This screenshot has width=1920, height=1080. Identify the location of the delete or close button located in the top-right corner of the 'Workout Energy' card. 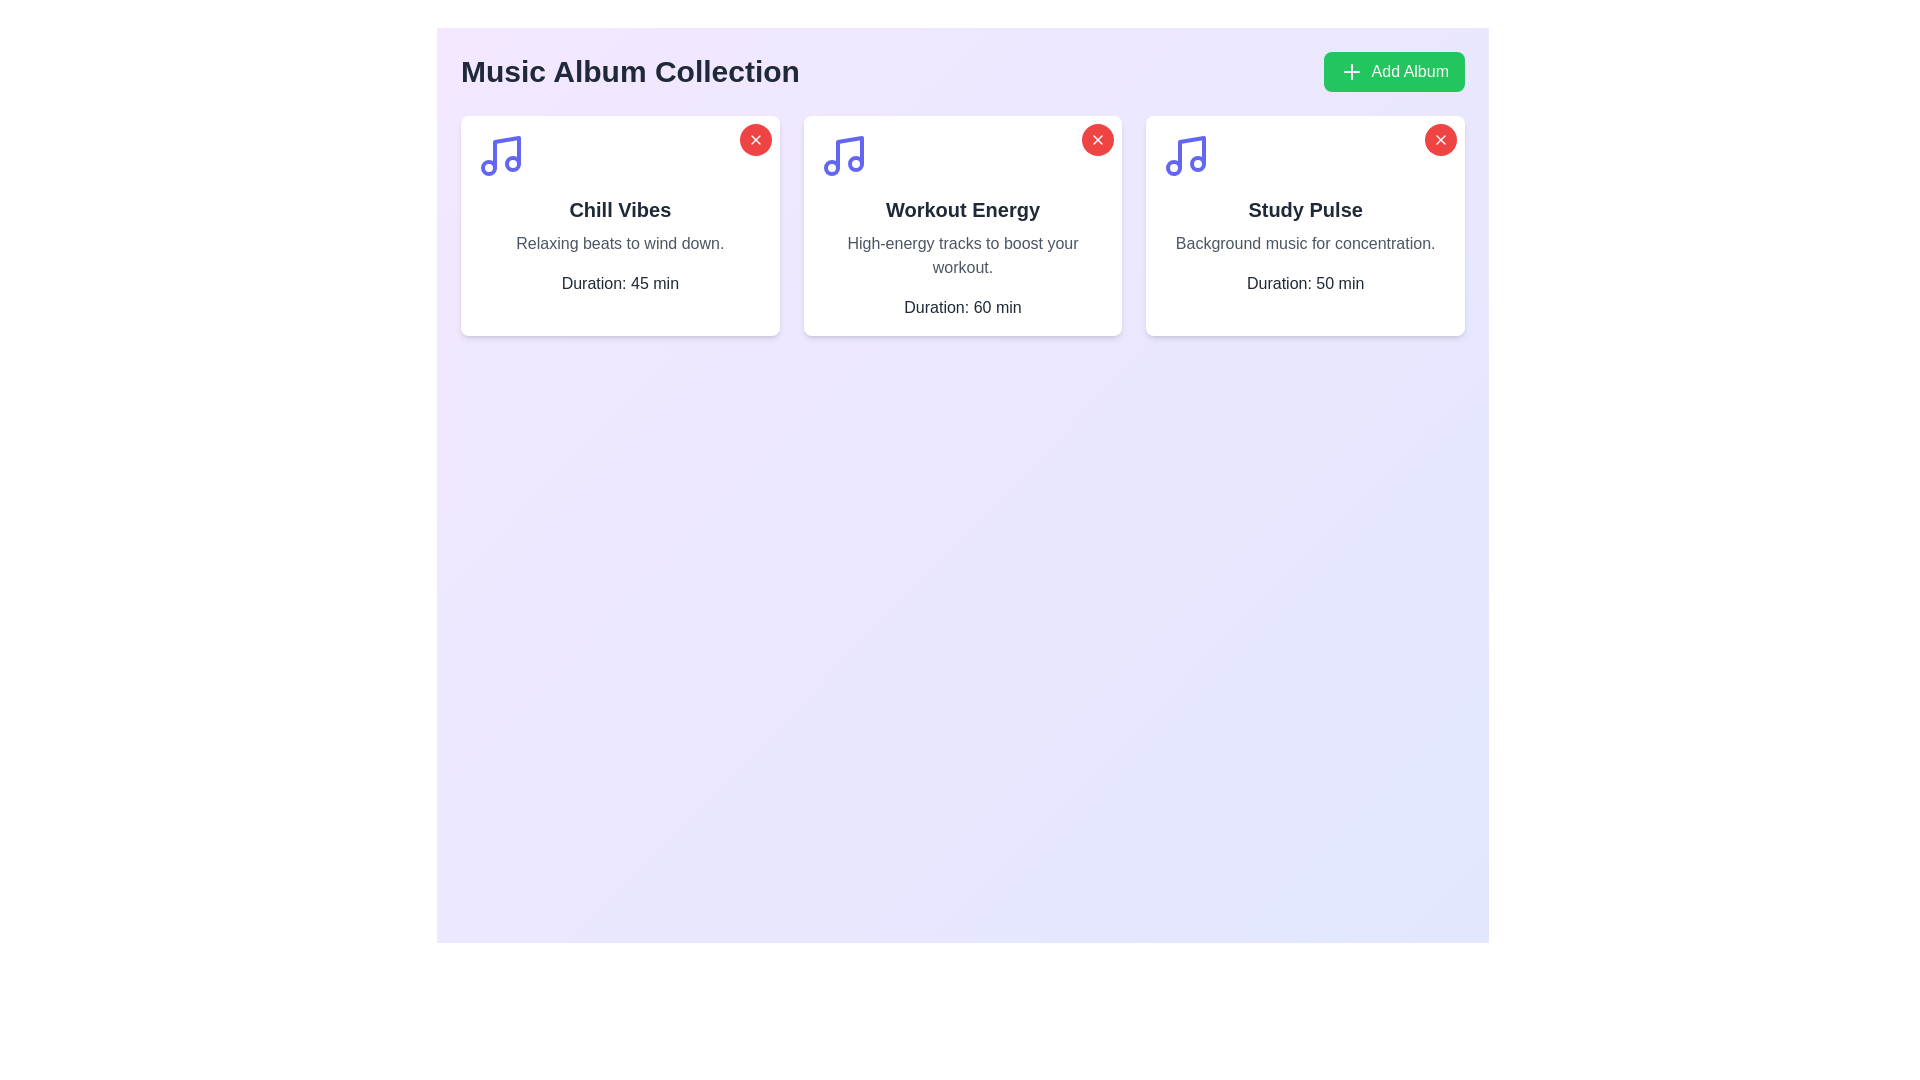
(1097, 138).